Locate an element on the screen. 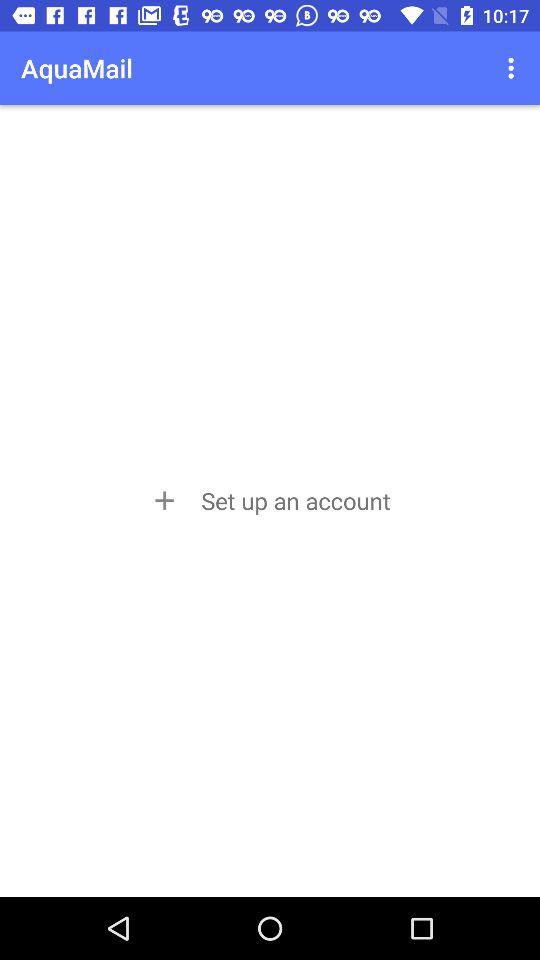 This screenshot has width=540, height=960. icon next to the aquamail icon is located at coordinates (513, 68).